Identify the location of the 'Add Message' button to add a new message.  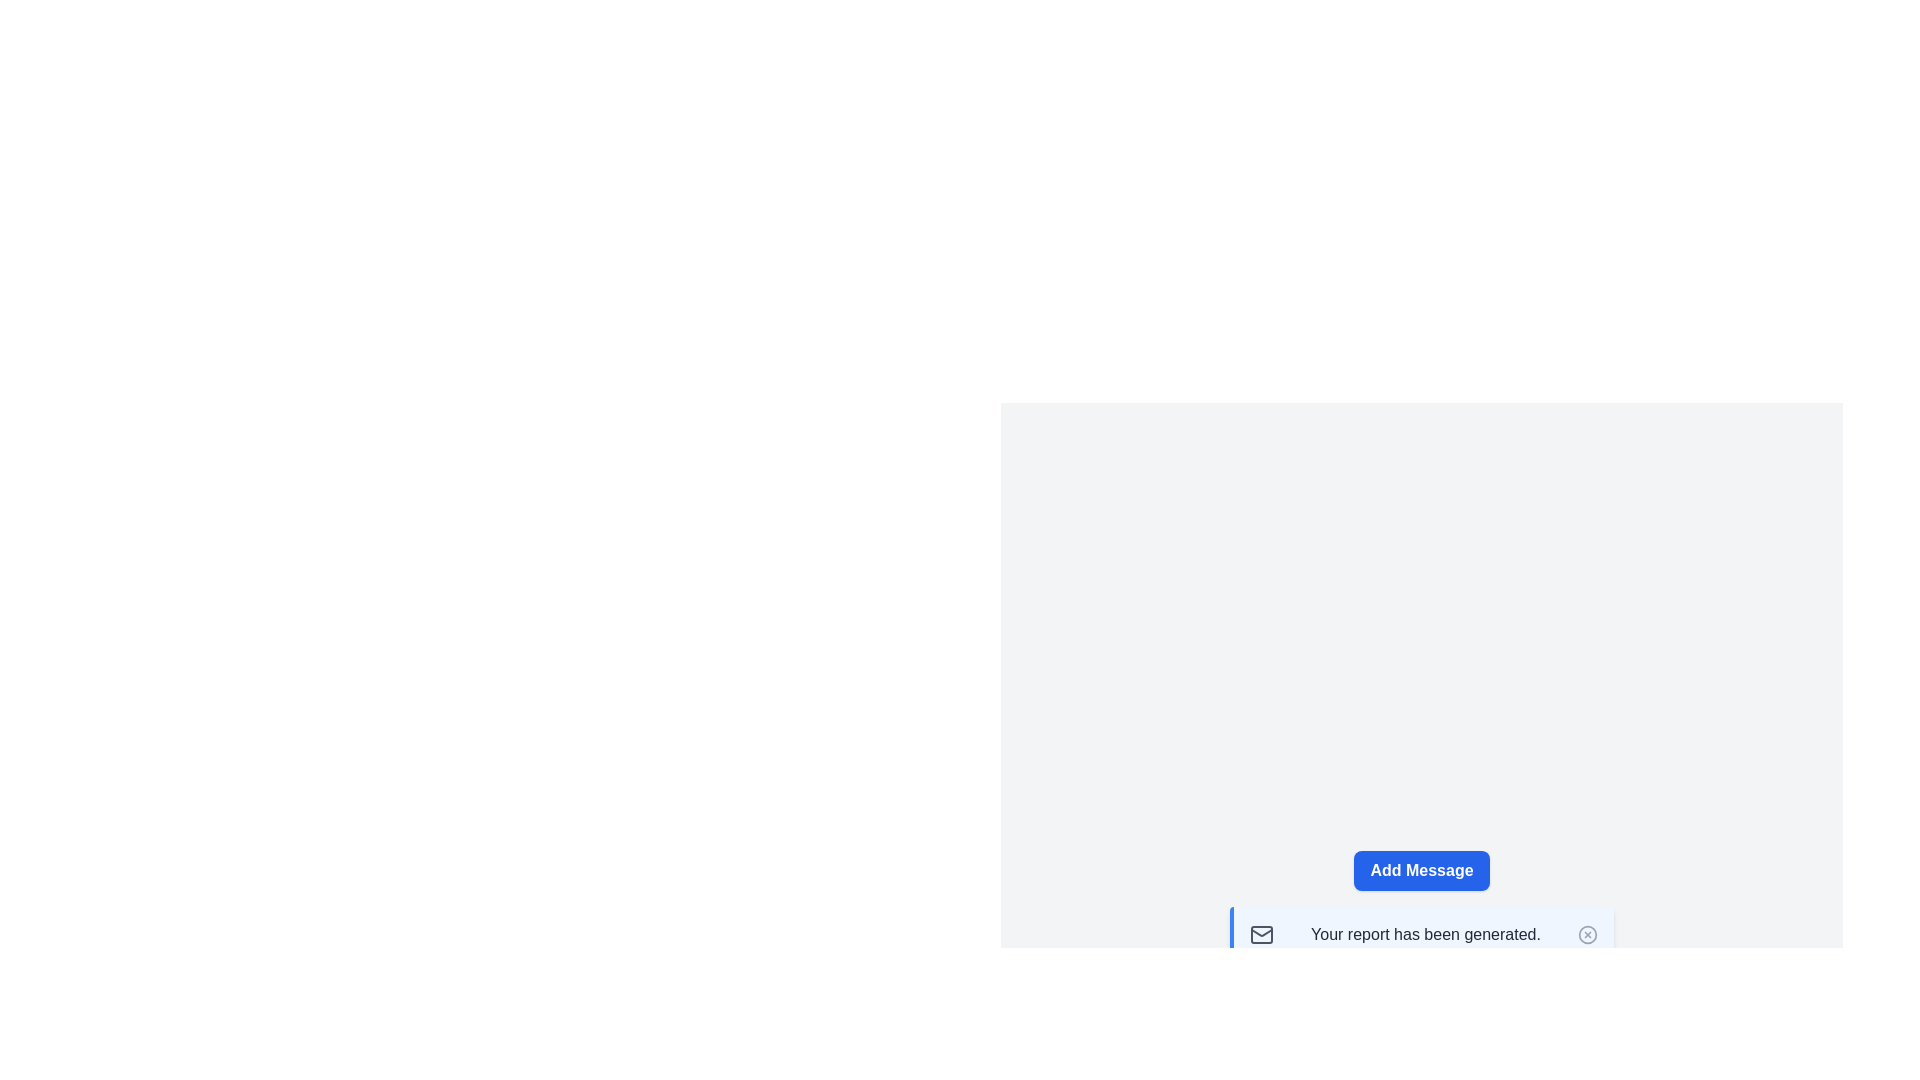
(1420, 870).